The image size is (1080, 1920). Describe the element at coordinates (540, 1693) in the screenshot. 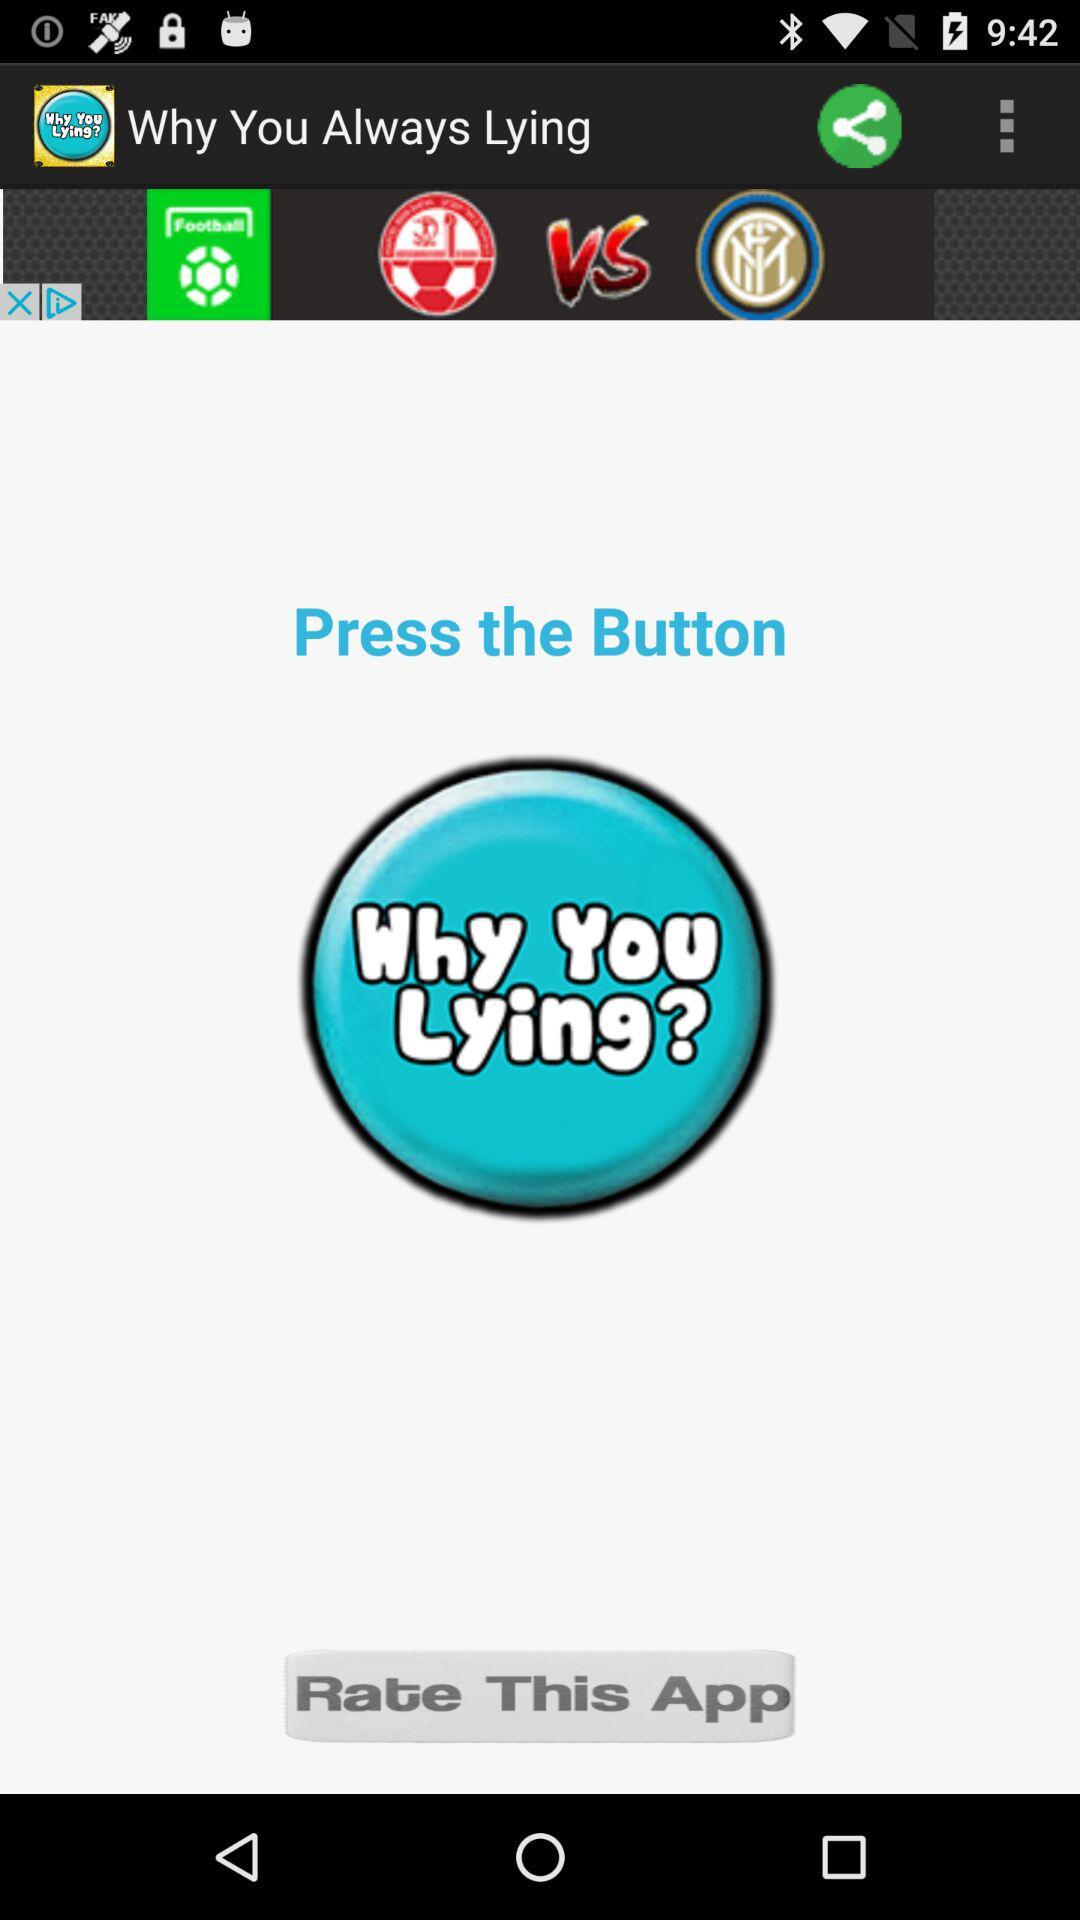

I see `rate this app` at that location.